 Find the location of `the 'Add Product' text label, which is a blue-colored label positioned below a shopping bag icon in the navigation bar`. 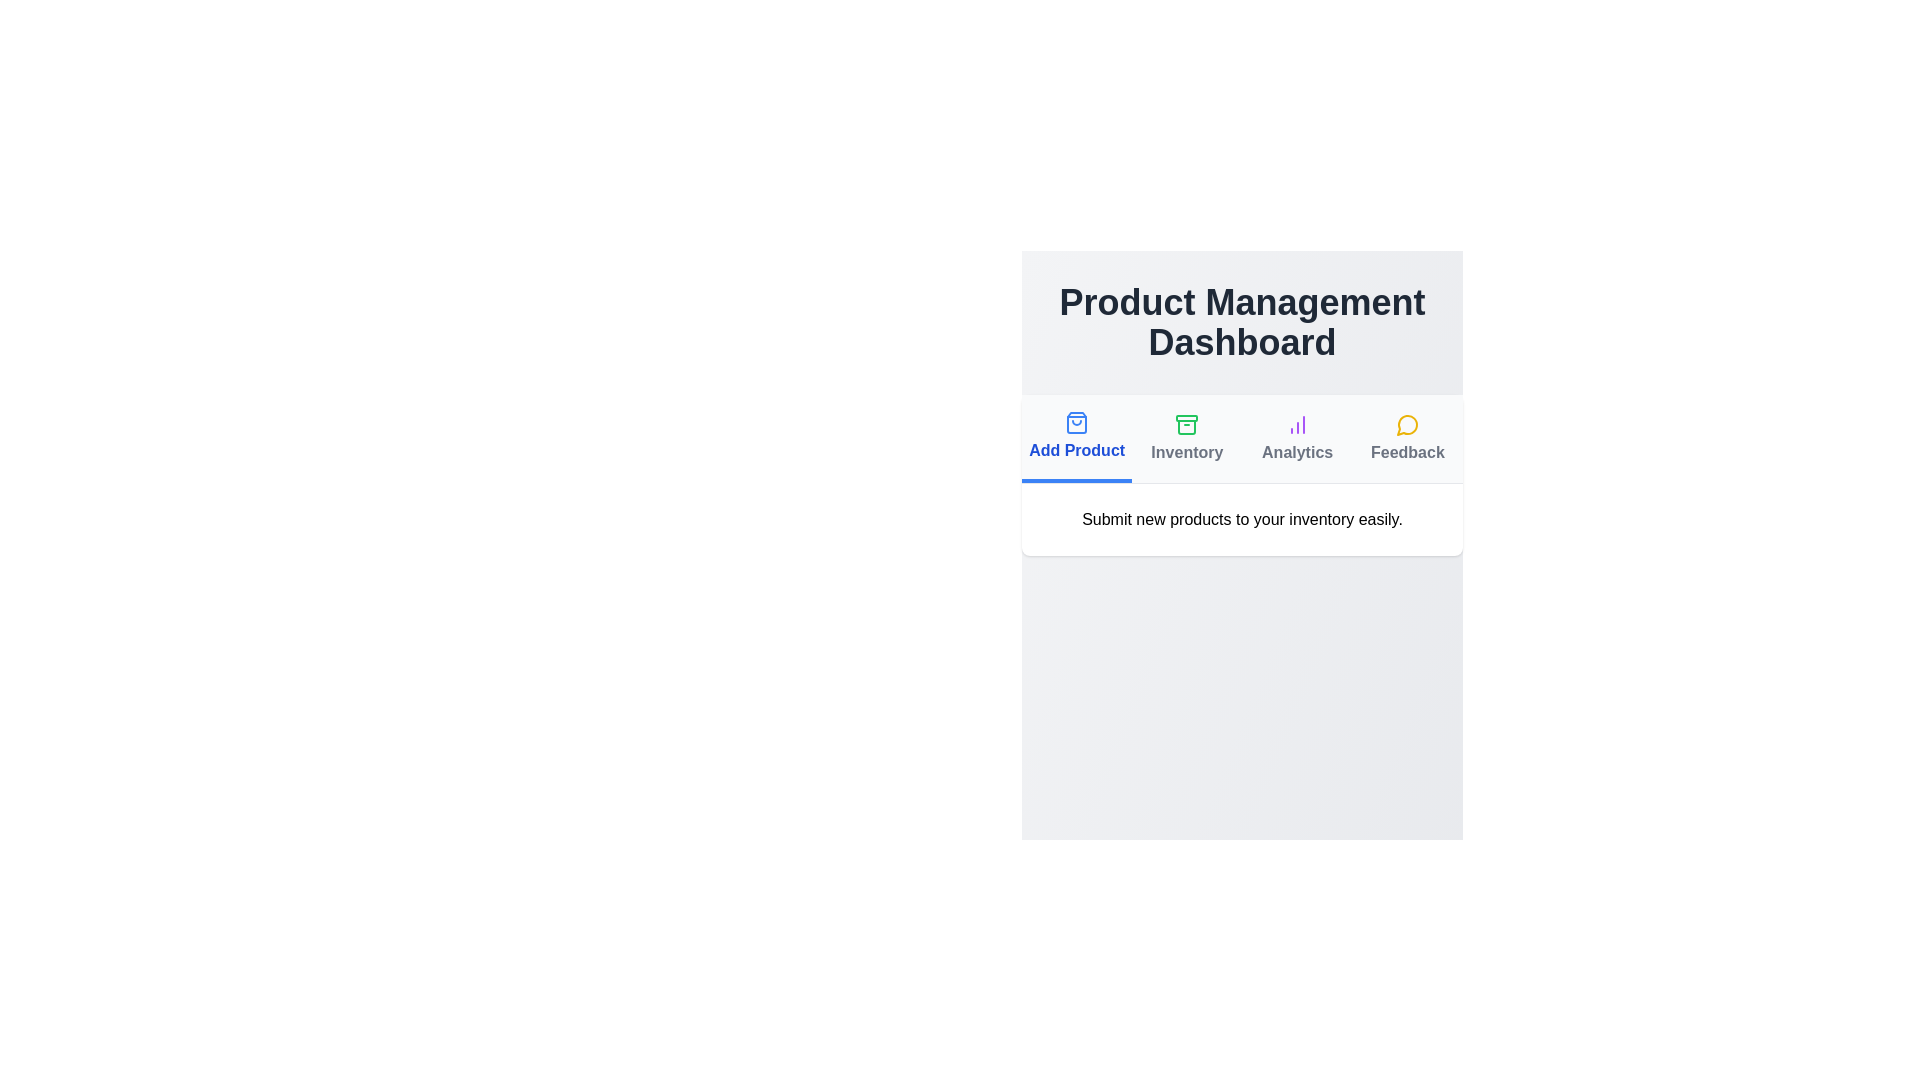

the 'Add Product' text label, which is a blue-colored label positioned below a shopping bag icon in the navigation bar is located at coordinates (1076, 451).